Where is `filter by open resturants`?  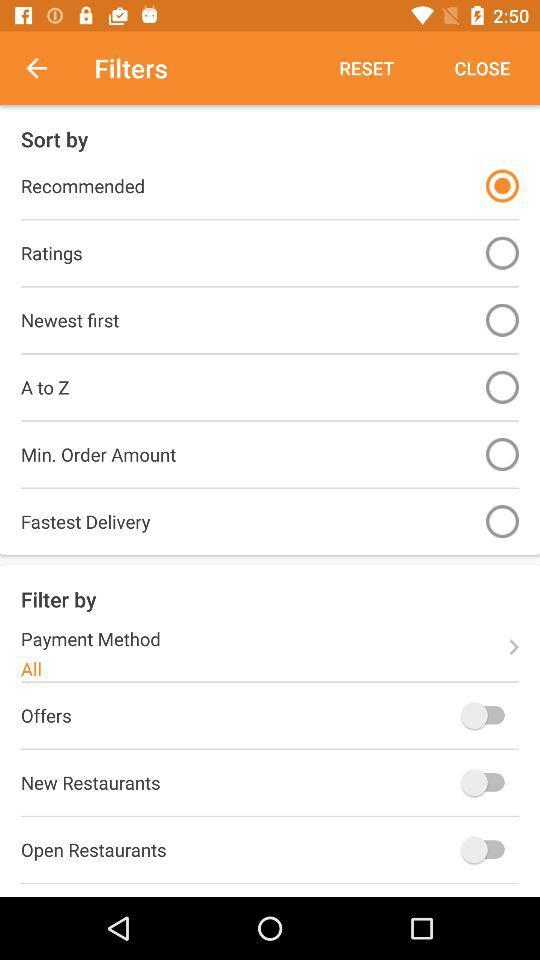
filter by open resturants is located at coordinates (486, 848).